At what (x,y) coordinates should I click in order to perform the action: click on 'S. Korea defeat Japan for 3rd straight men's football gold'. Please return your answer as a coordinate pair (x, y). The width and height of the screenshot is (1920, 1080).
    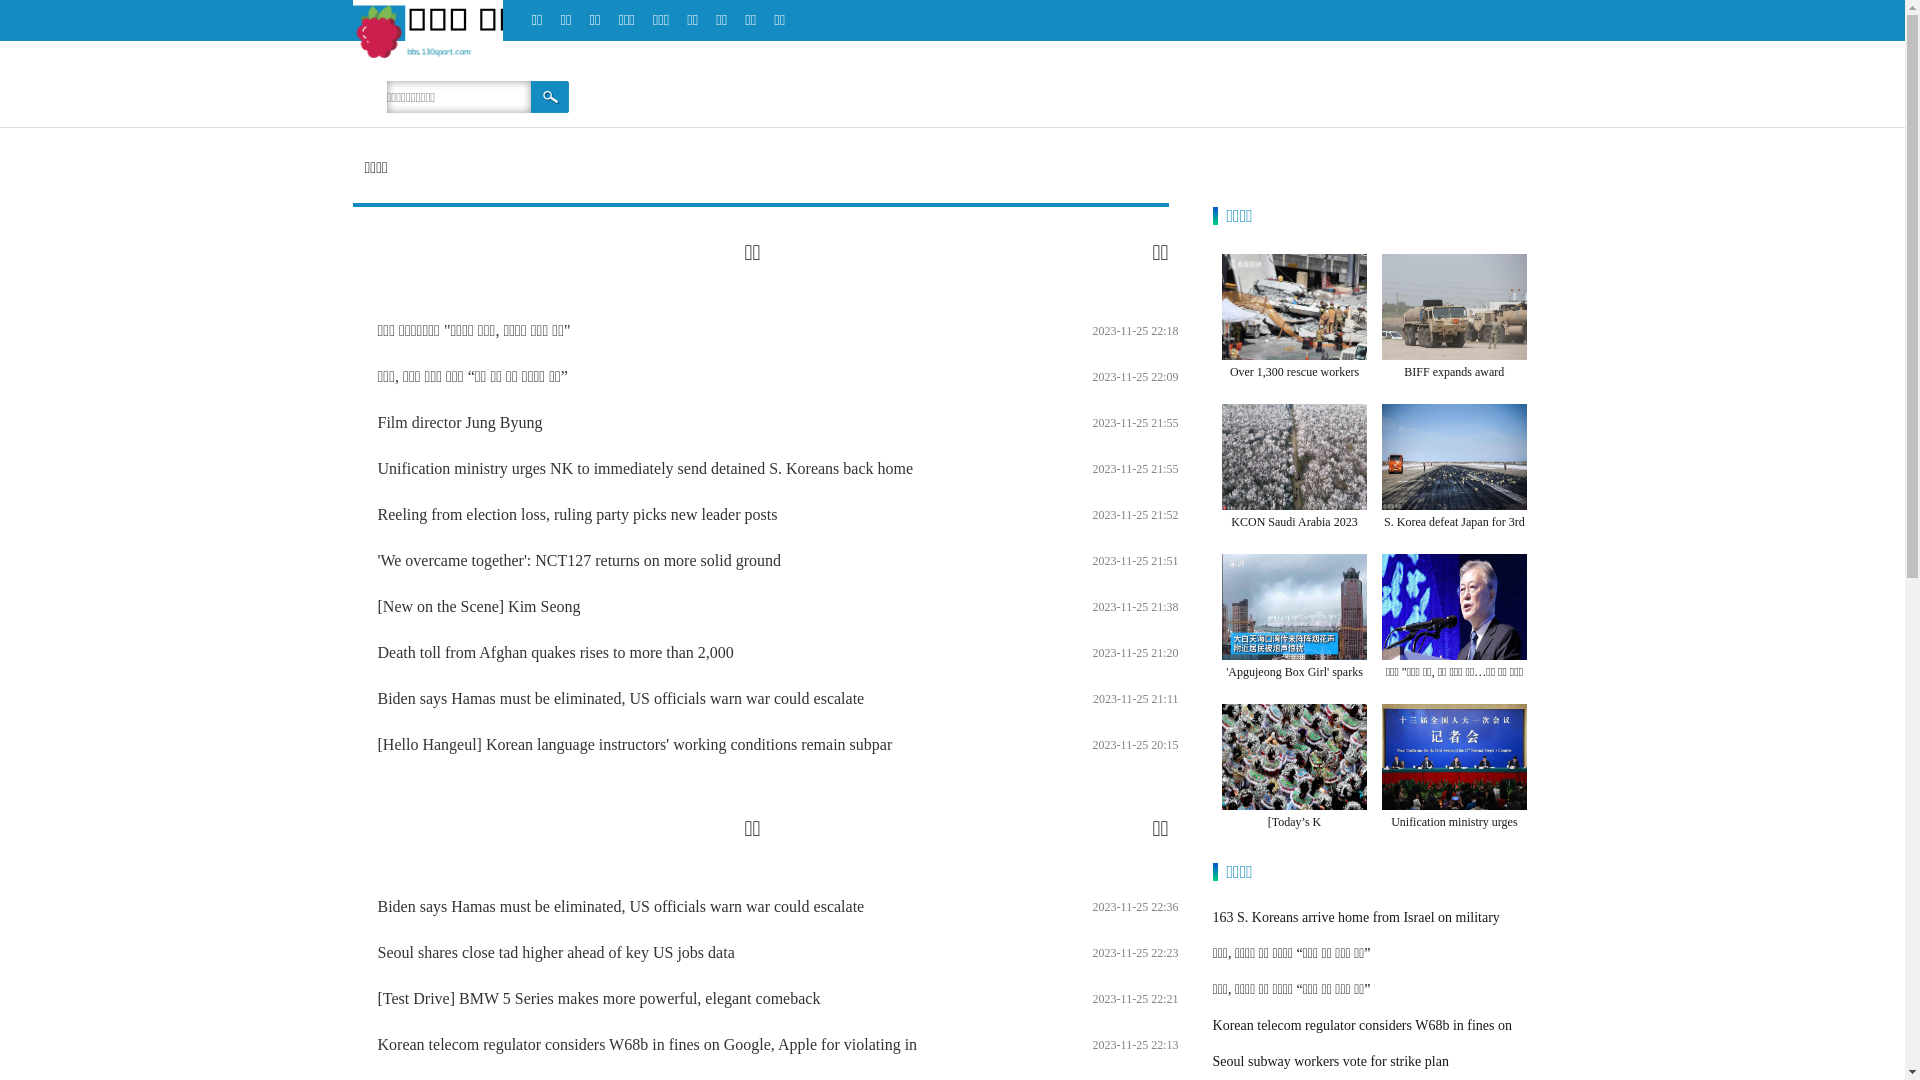
    Looking at the image, I should click on (1454, 532).